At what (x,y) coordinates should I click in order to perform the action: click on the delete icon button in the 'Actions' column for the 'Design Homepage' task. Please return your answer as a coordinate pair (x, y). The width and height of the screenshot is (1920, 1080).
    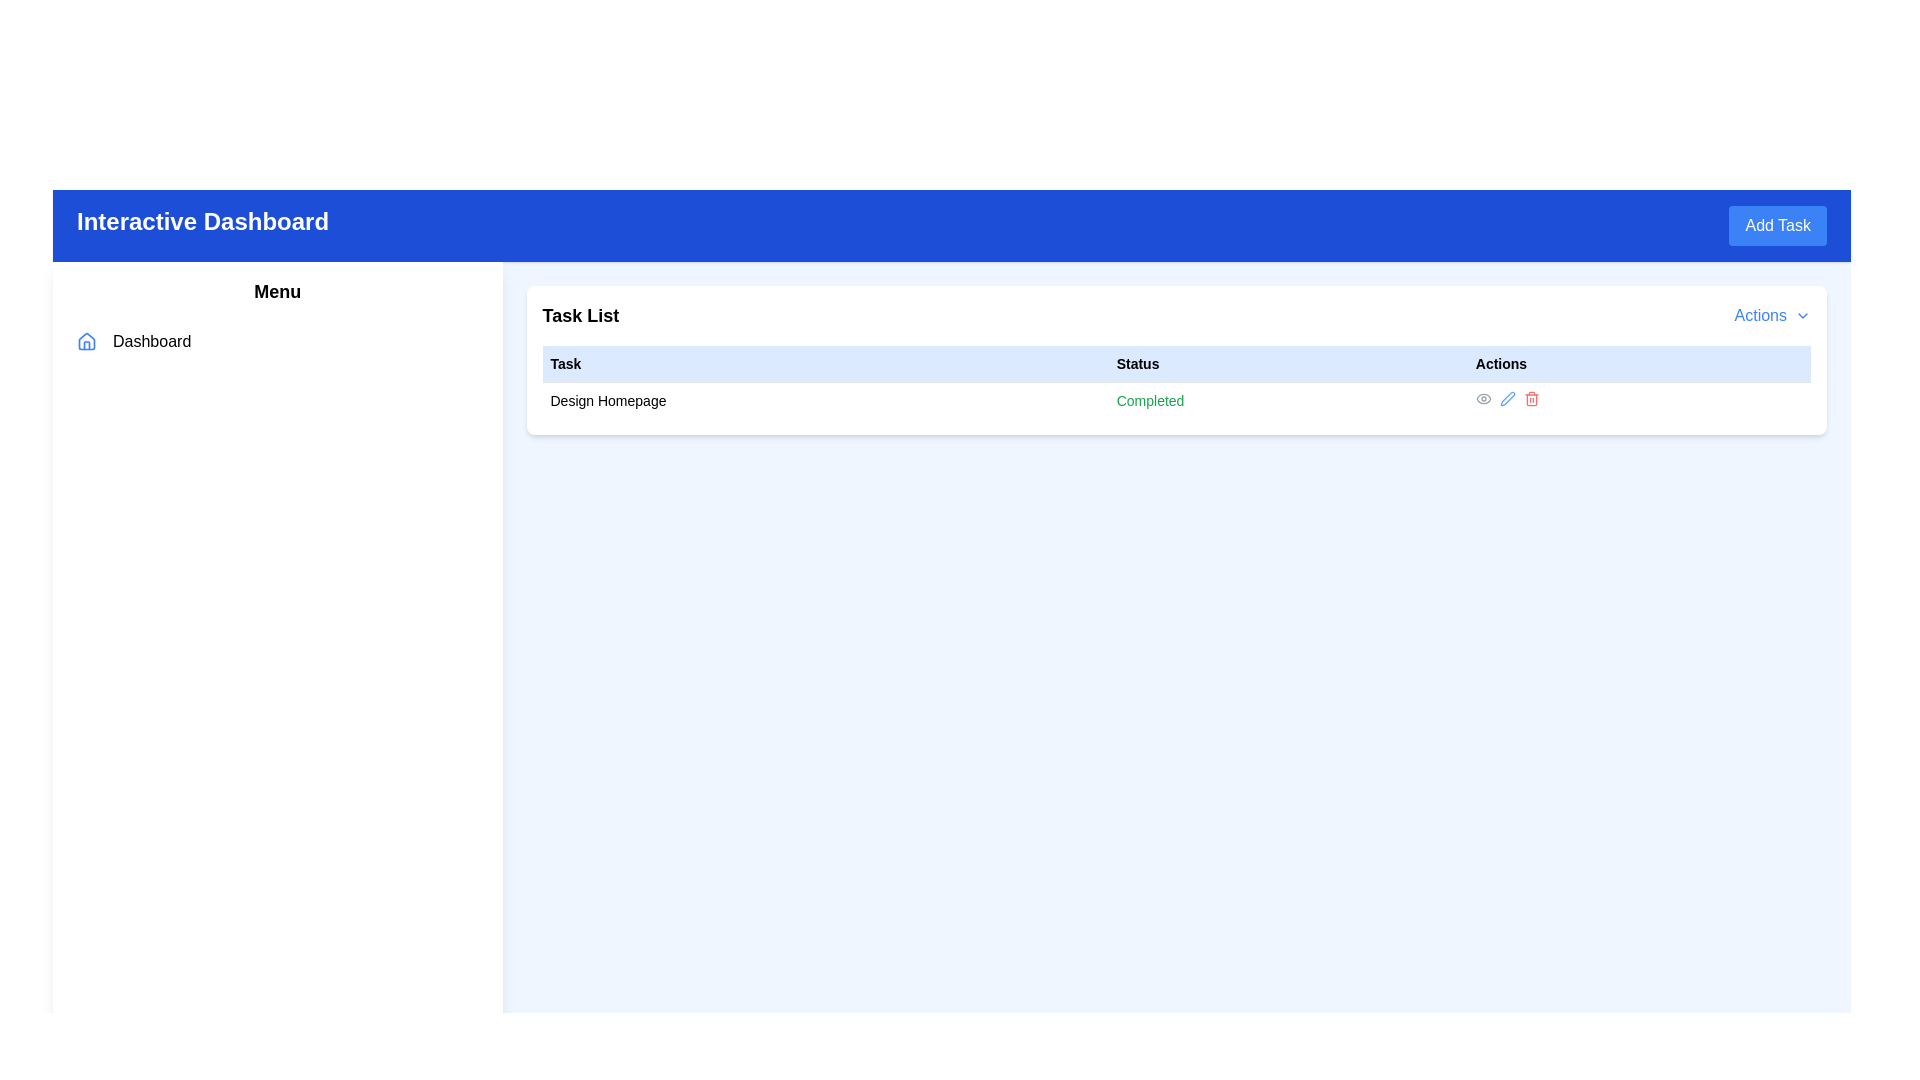
    Looking at the image, I should click on (1530, 398).